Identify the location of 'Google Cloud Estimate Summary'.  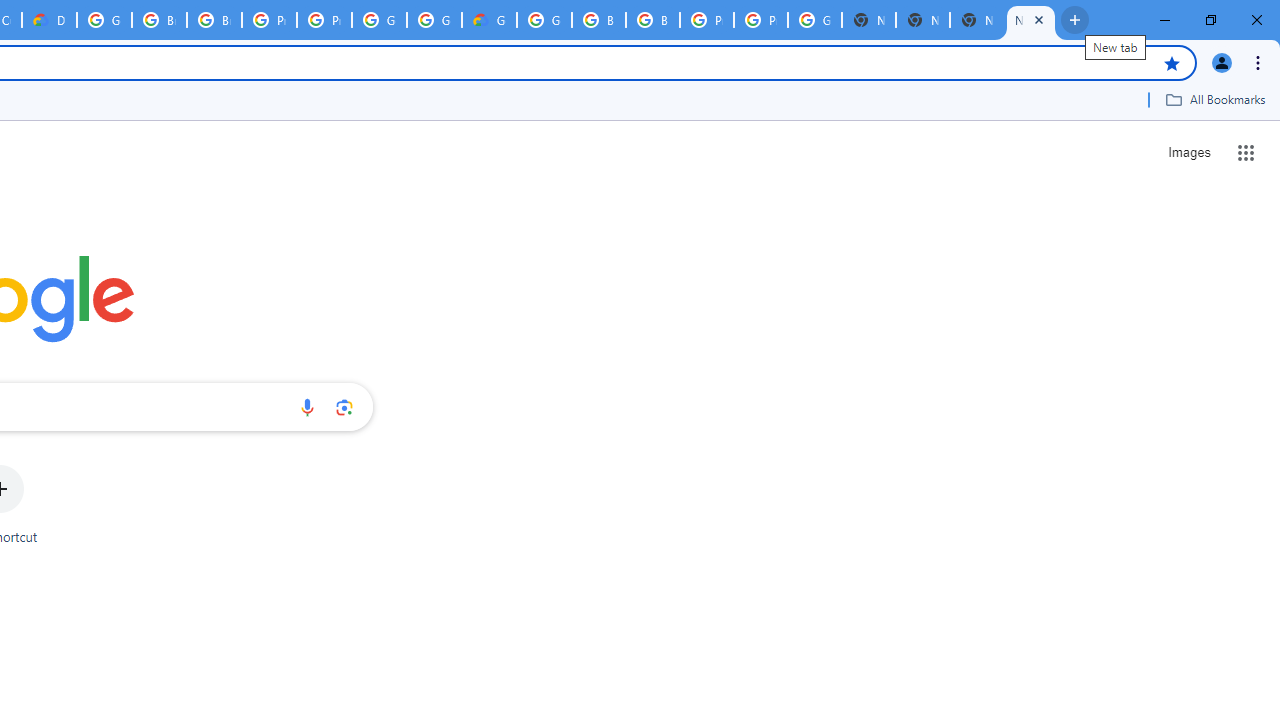
(489, 20).